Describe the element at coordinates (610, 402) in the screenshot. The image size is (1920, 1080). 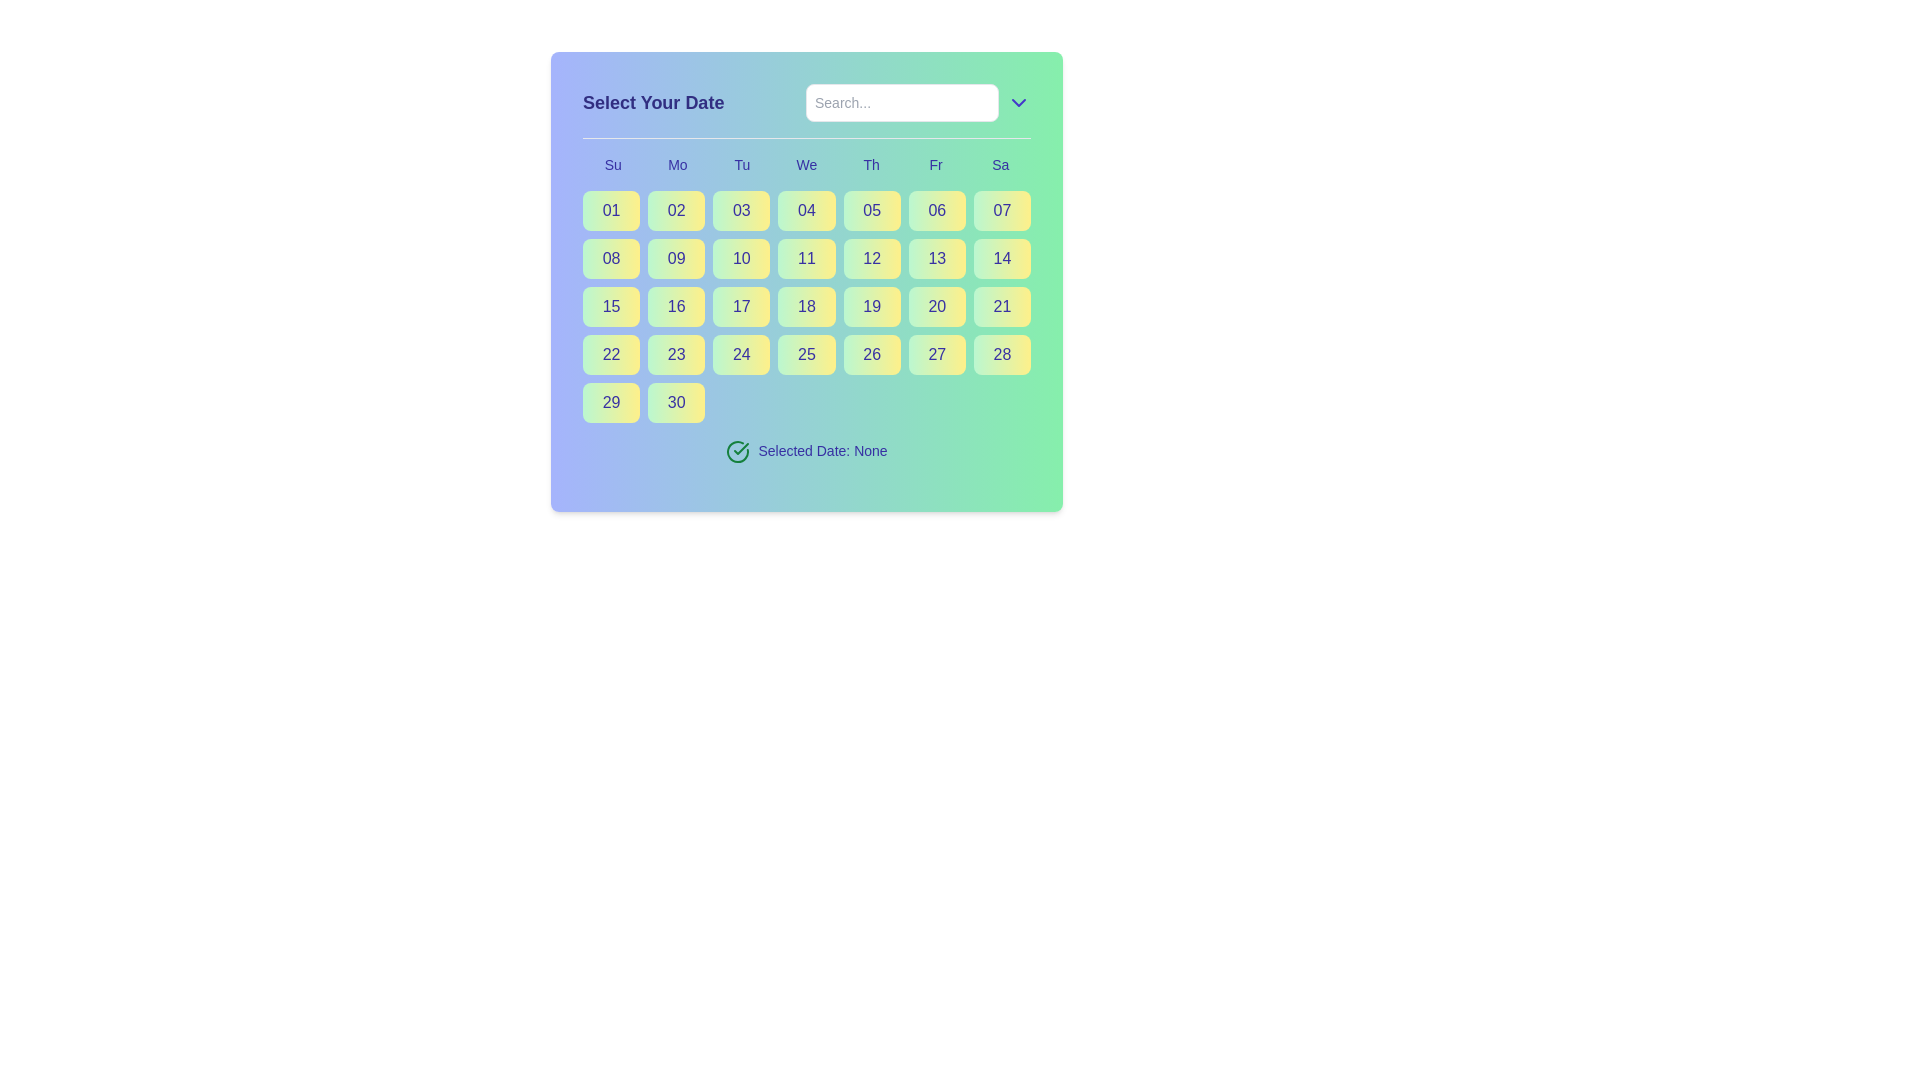
I see `the button` at that location.